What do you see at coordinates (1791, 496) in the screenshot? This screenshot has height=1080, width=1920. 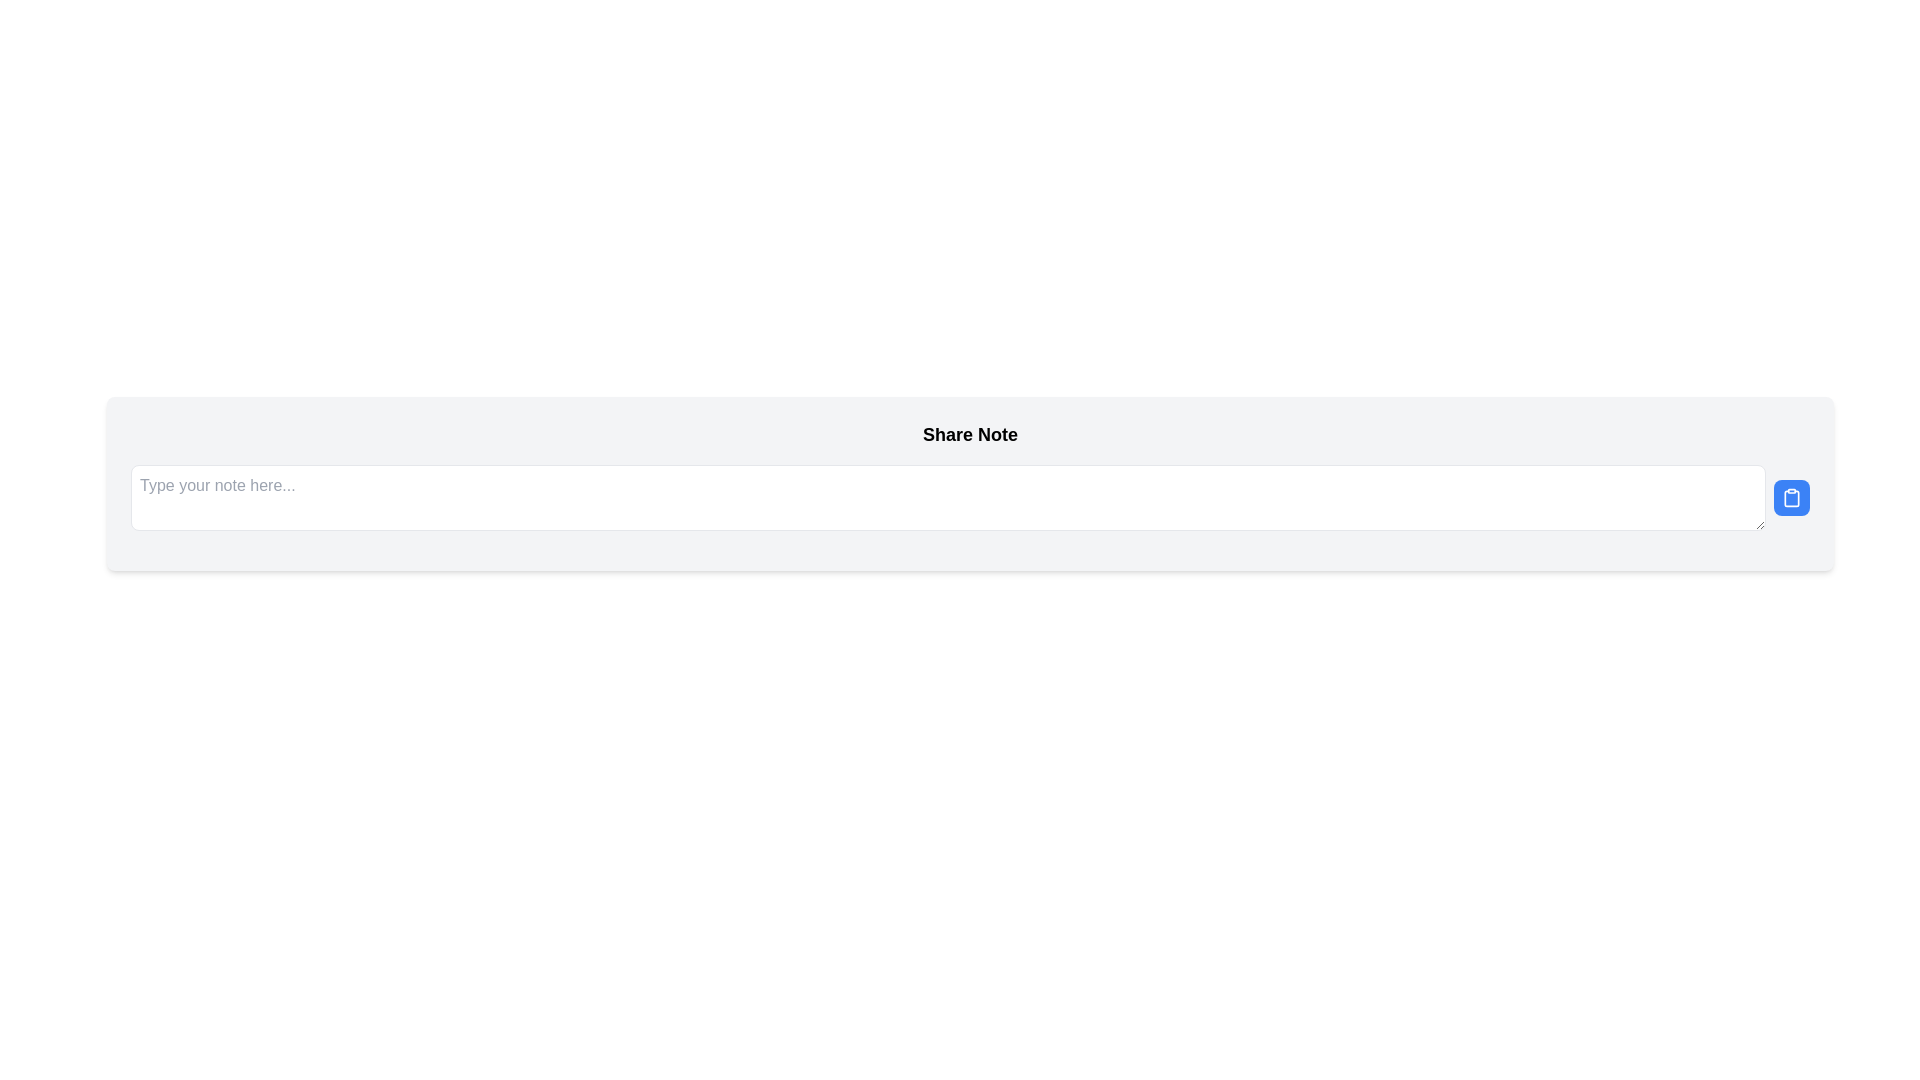 I see `the copy action button located at the far right end of the text input field` at bounding box center [1791, 496].